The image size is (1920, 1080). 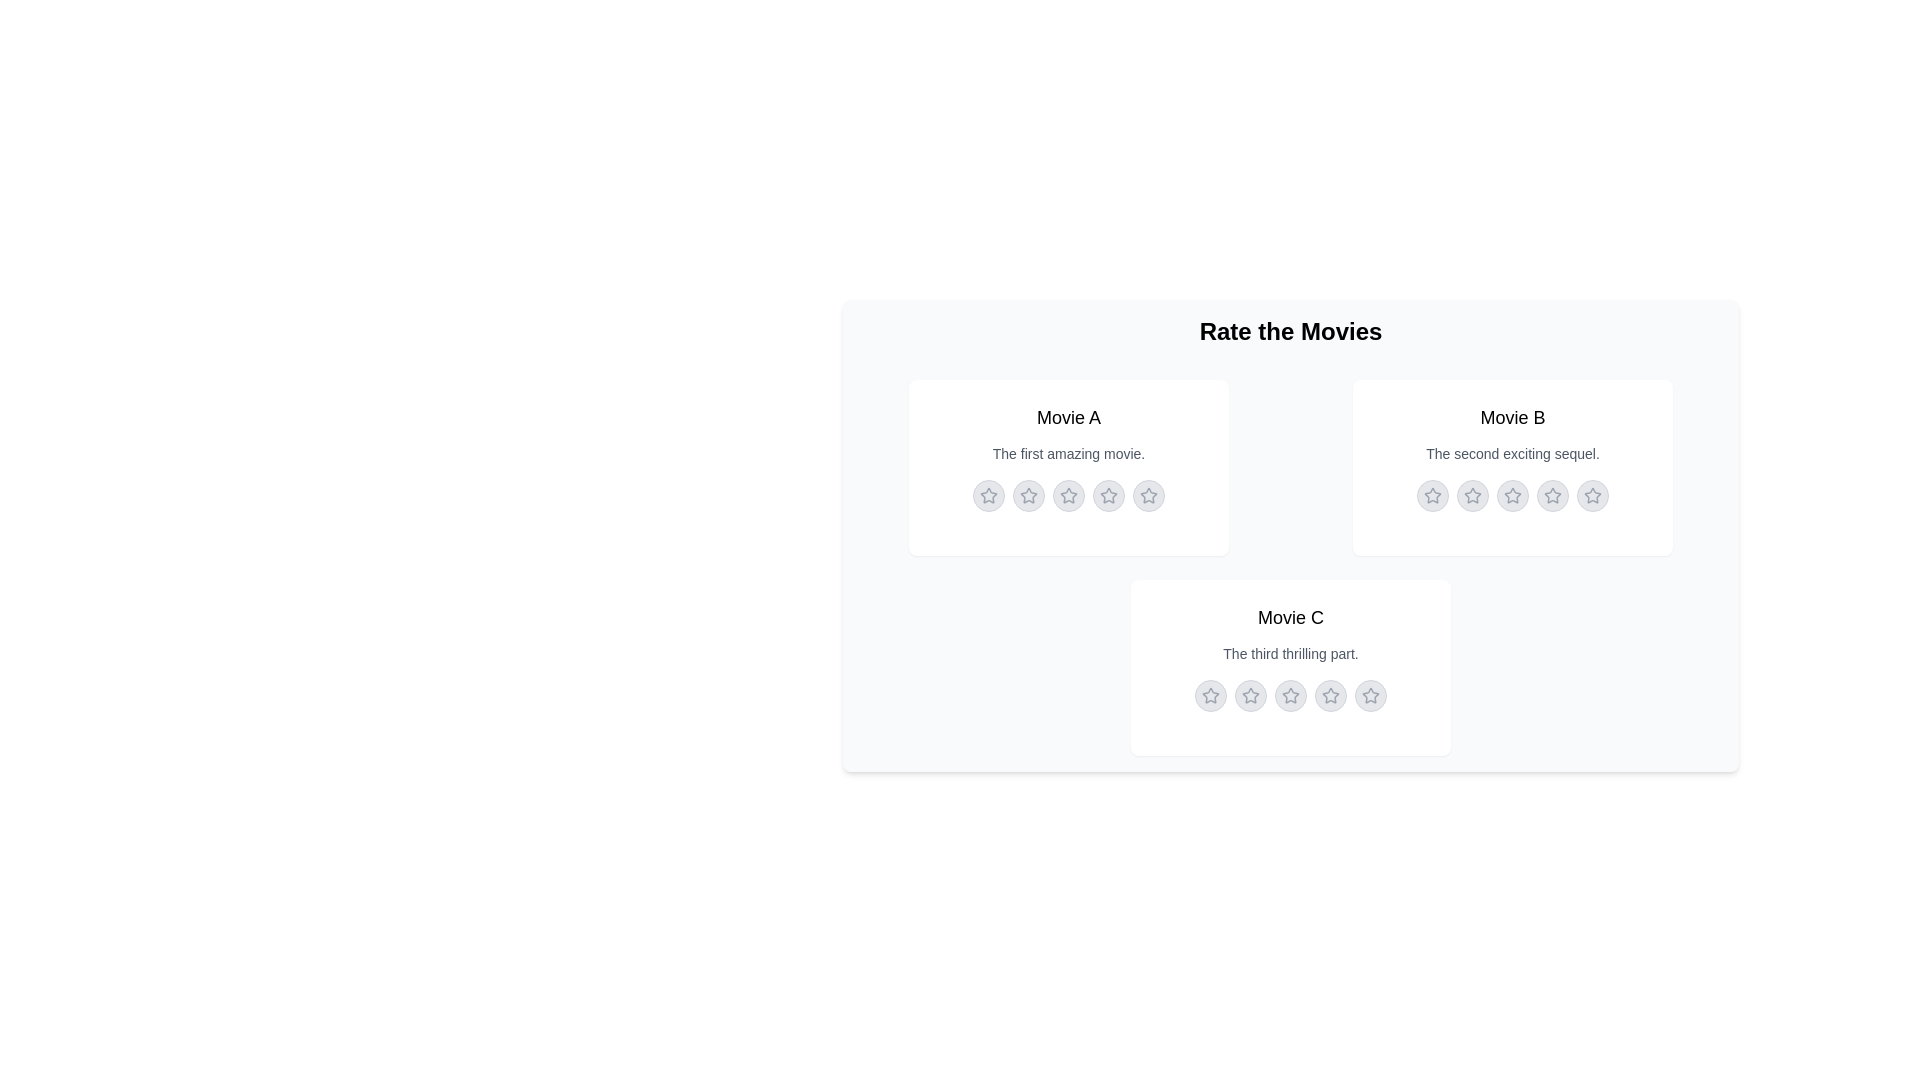 I want to click on the third rating button indicating three stars for Movie A, located below the title 'Movie A' and description 'The first amazing movie.', so click(x=1068, y=495).